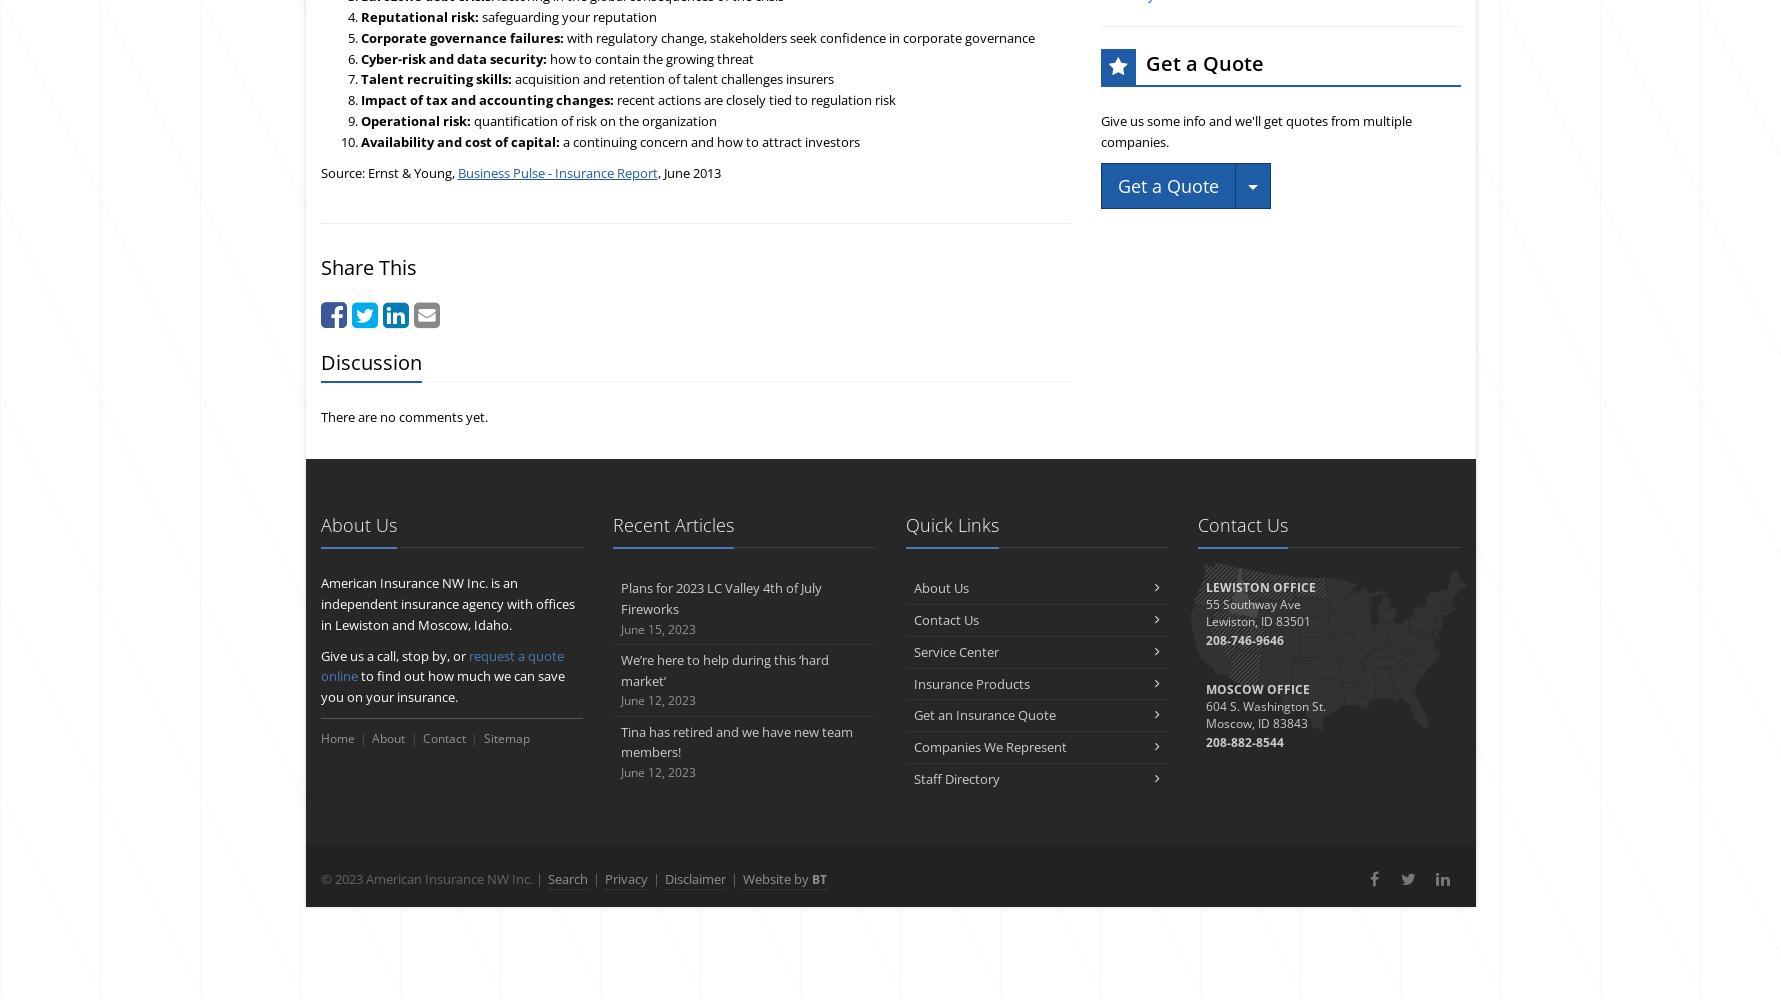  I want to click on 'to find out how much we can save you on your insurance.', so click(441, 686).